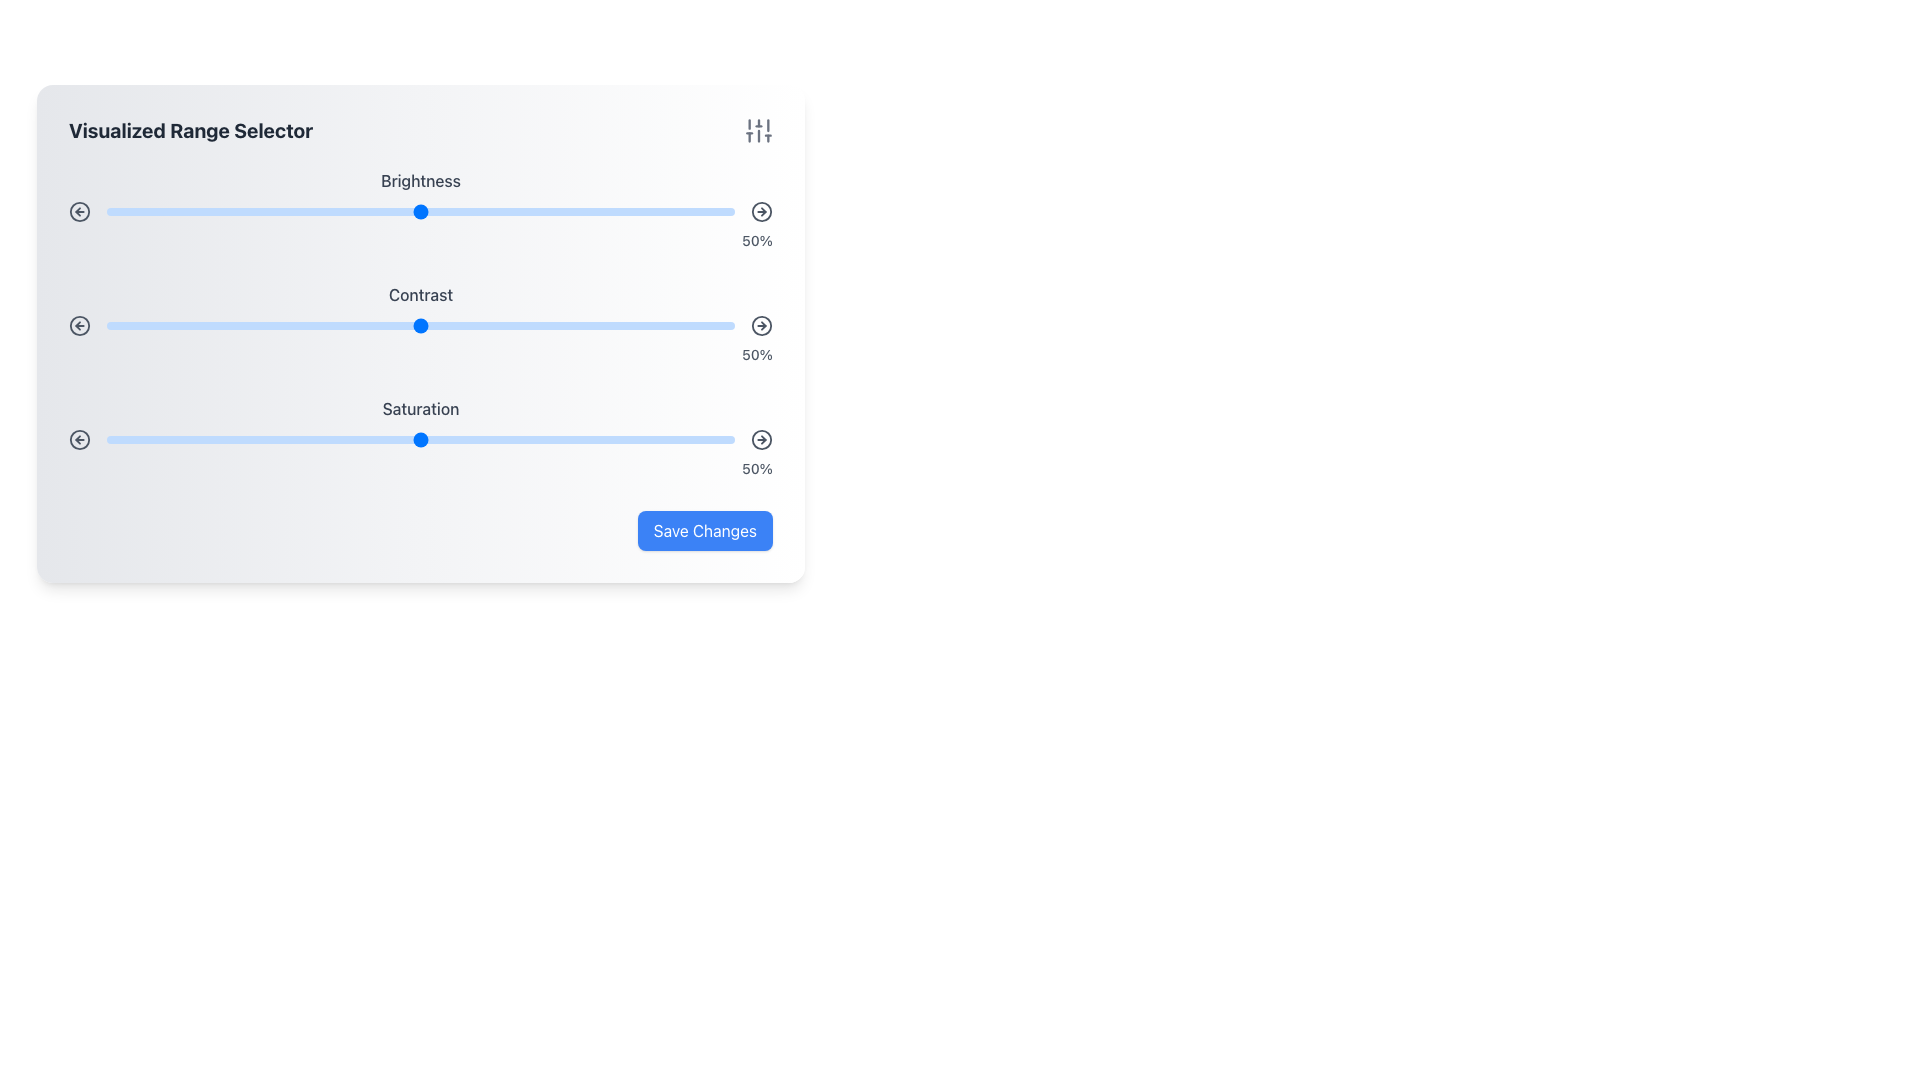  Describe the element at coordinates (489, 325) in the screenshot. I see `the value of the contrast slider` at that location.